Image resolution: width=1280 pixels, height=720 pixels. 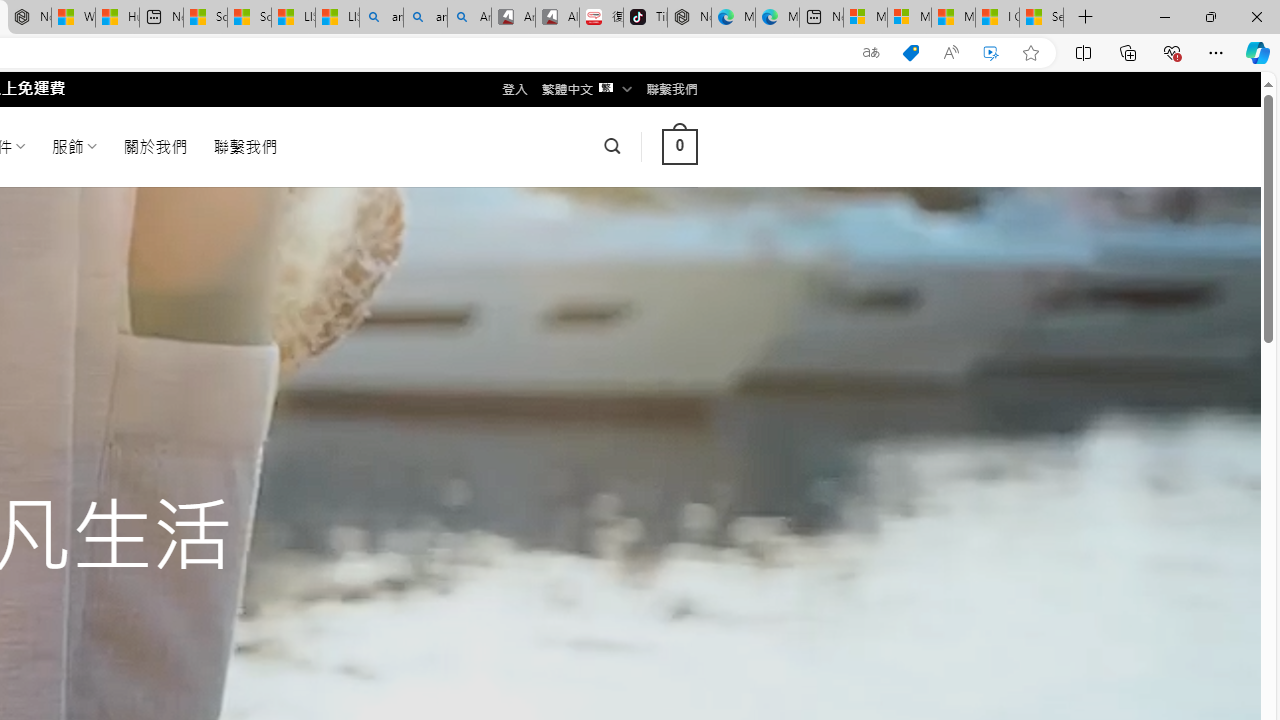 What do you see at coordinates (908, 17) in the screenshot?
I see `'Microsoft account | Privacy'` at bounding box center [908, 17].